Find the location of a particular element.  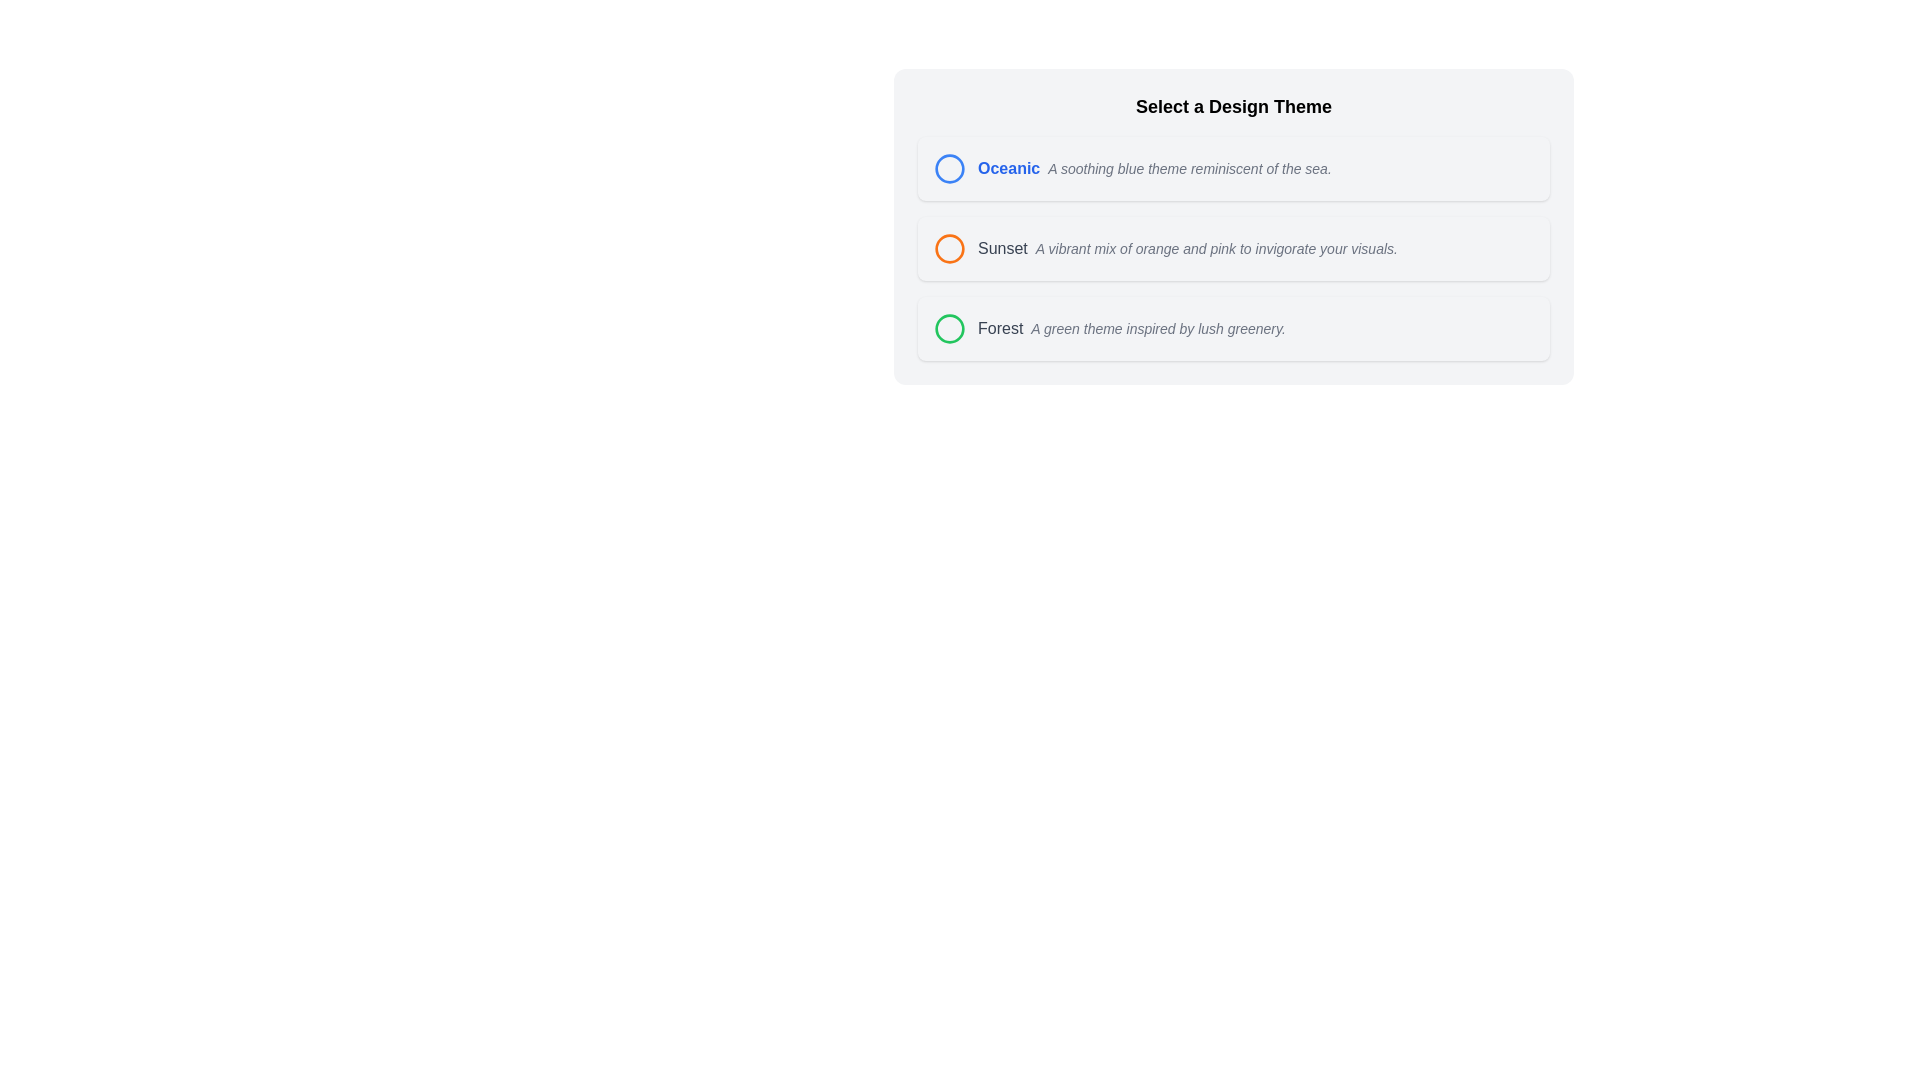

the 'Sunset' selection option, which features an orange circle icon and is located between the 'Oceanic' and 'Forest' options in the design themes list is located at coordinates (1166, 248).